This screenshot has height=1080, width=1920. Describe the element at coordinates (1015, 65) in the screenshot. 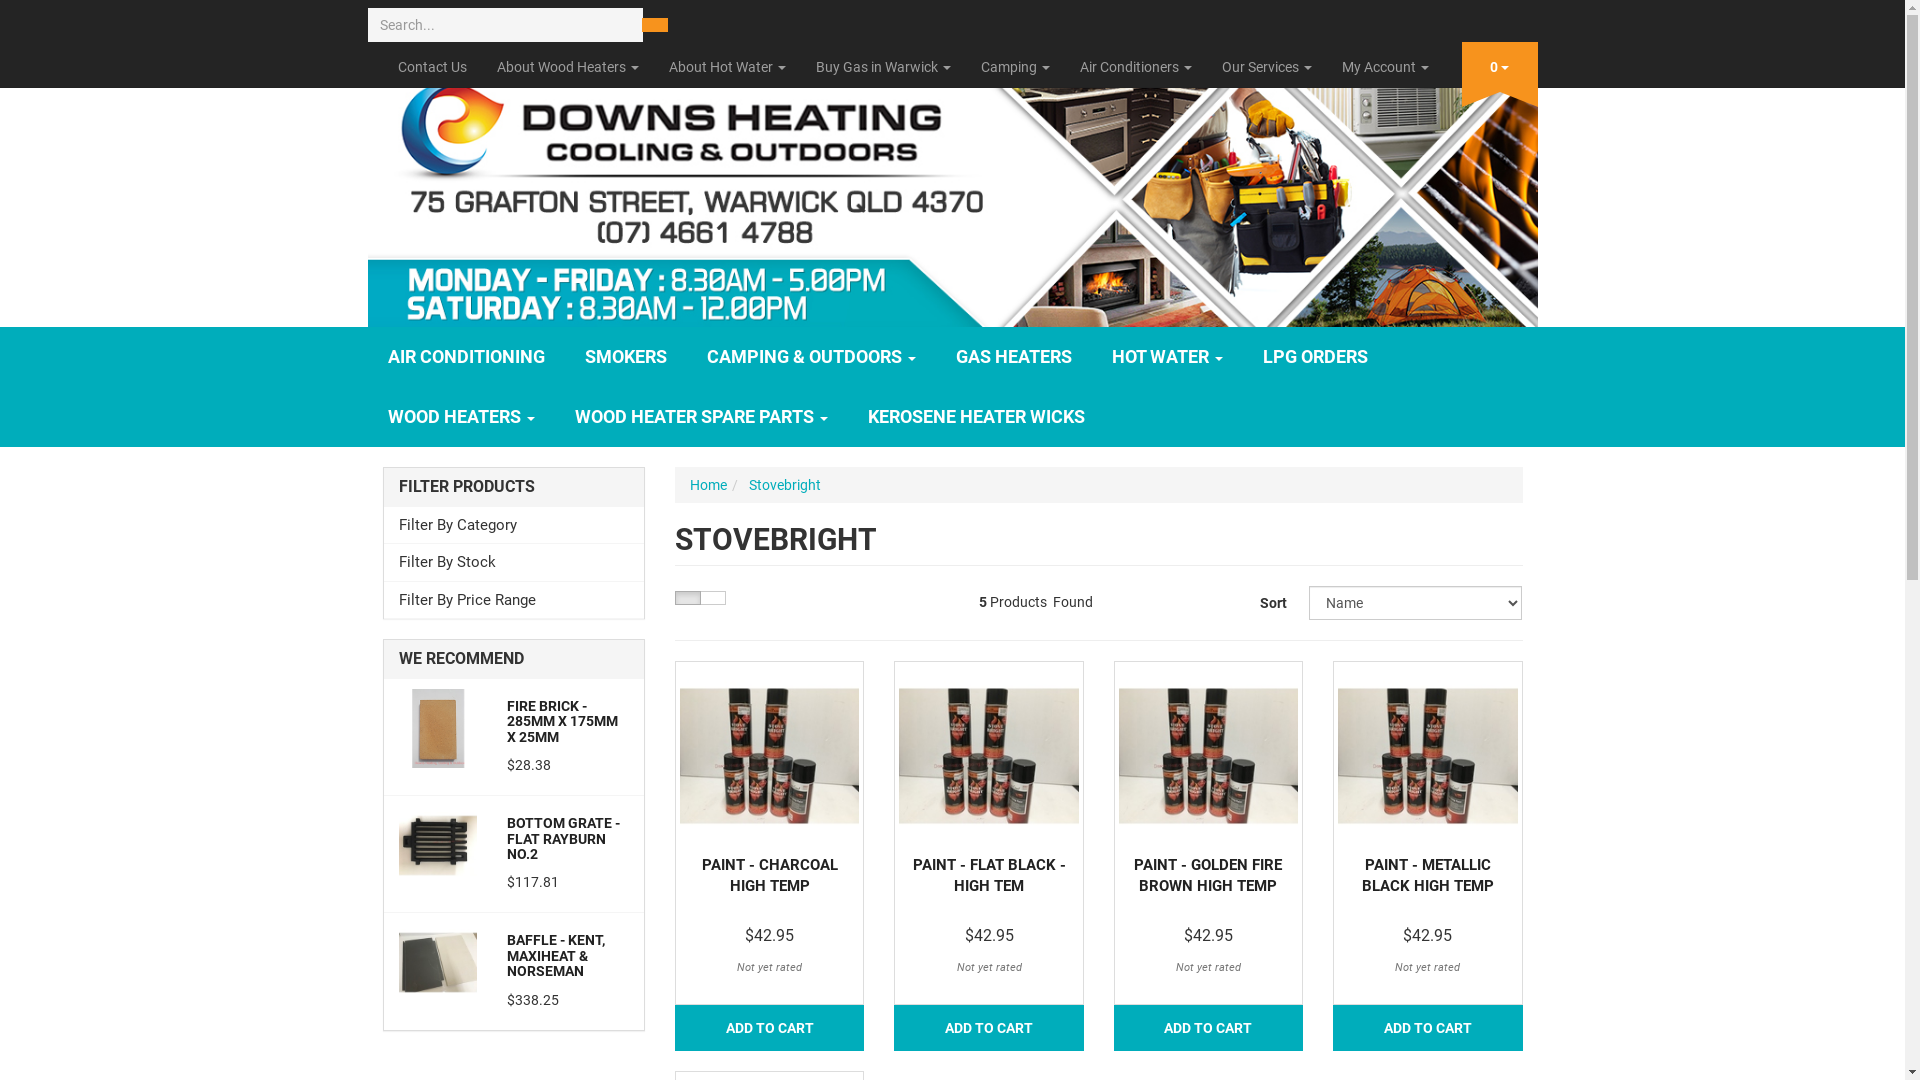

I see `'Camping'` at that location.